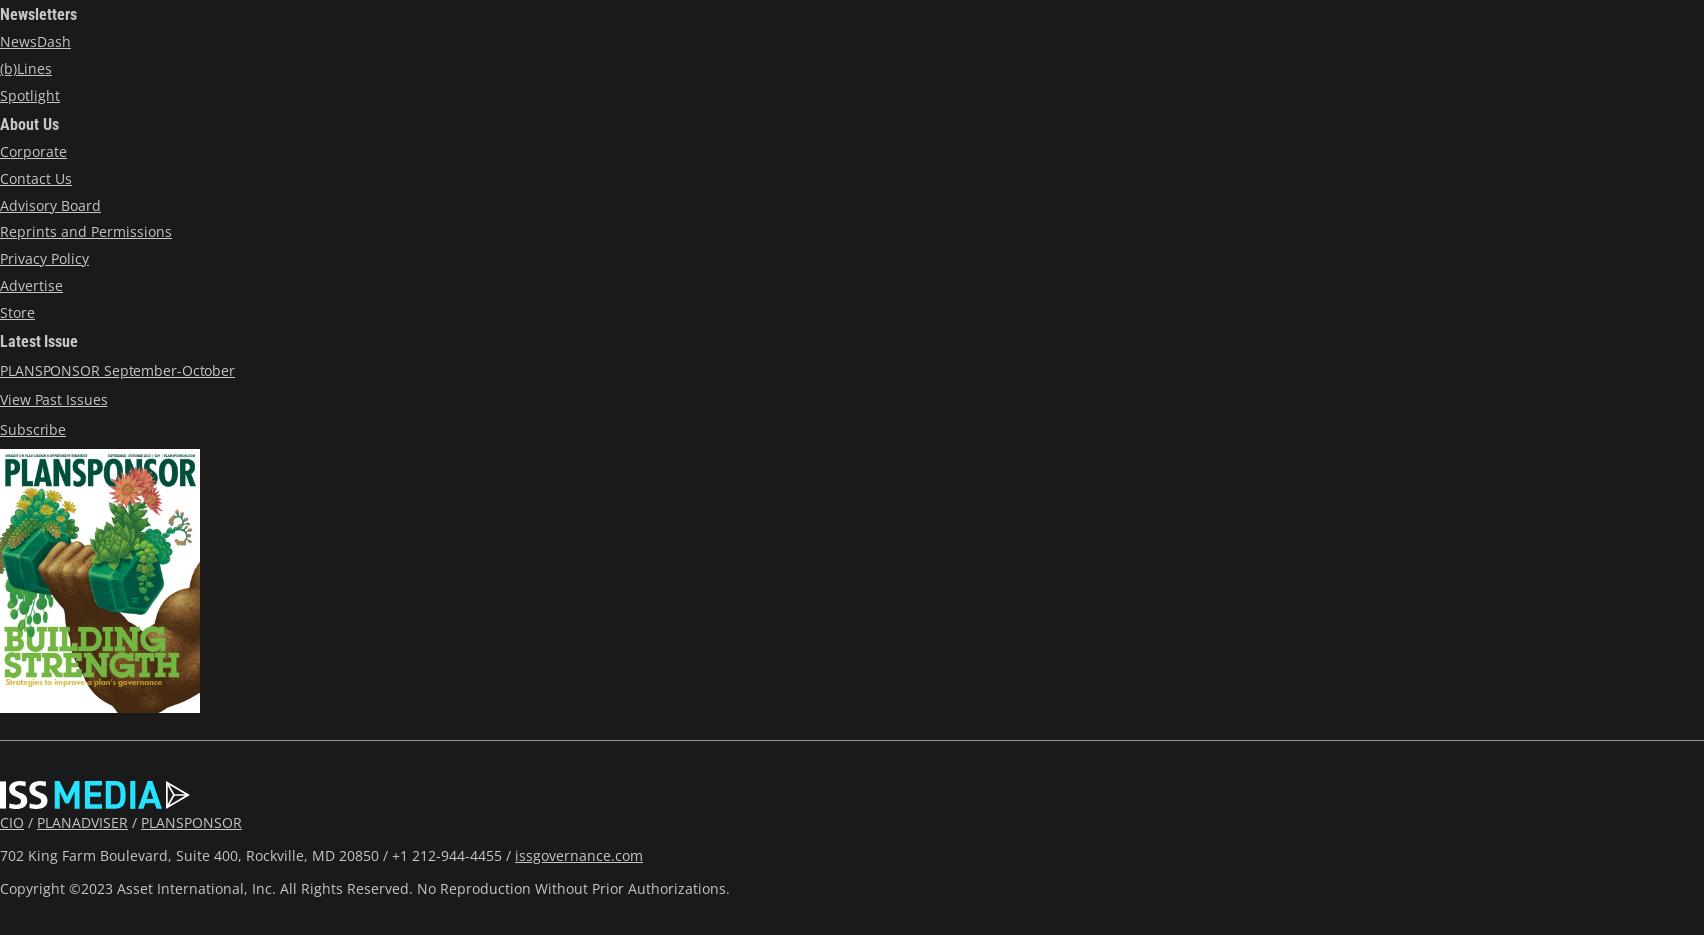 Image resolution: width=1704 pixels, height=935 pixels. I want to click on 'Latest Issue', so click(38, 340).